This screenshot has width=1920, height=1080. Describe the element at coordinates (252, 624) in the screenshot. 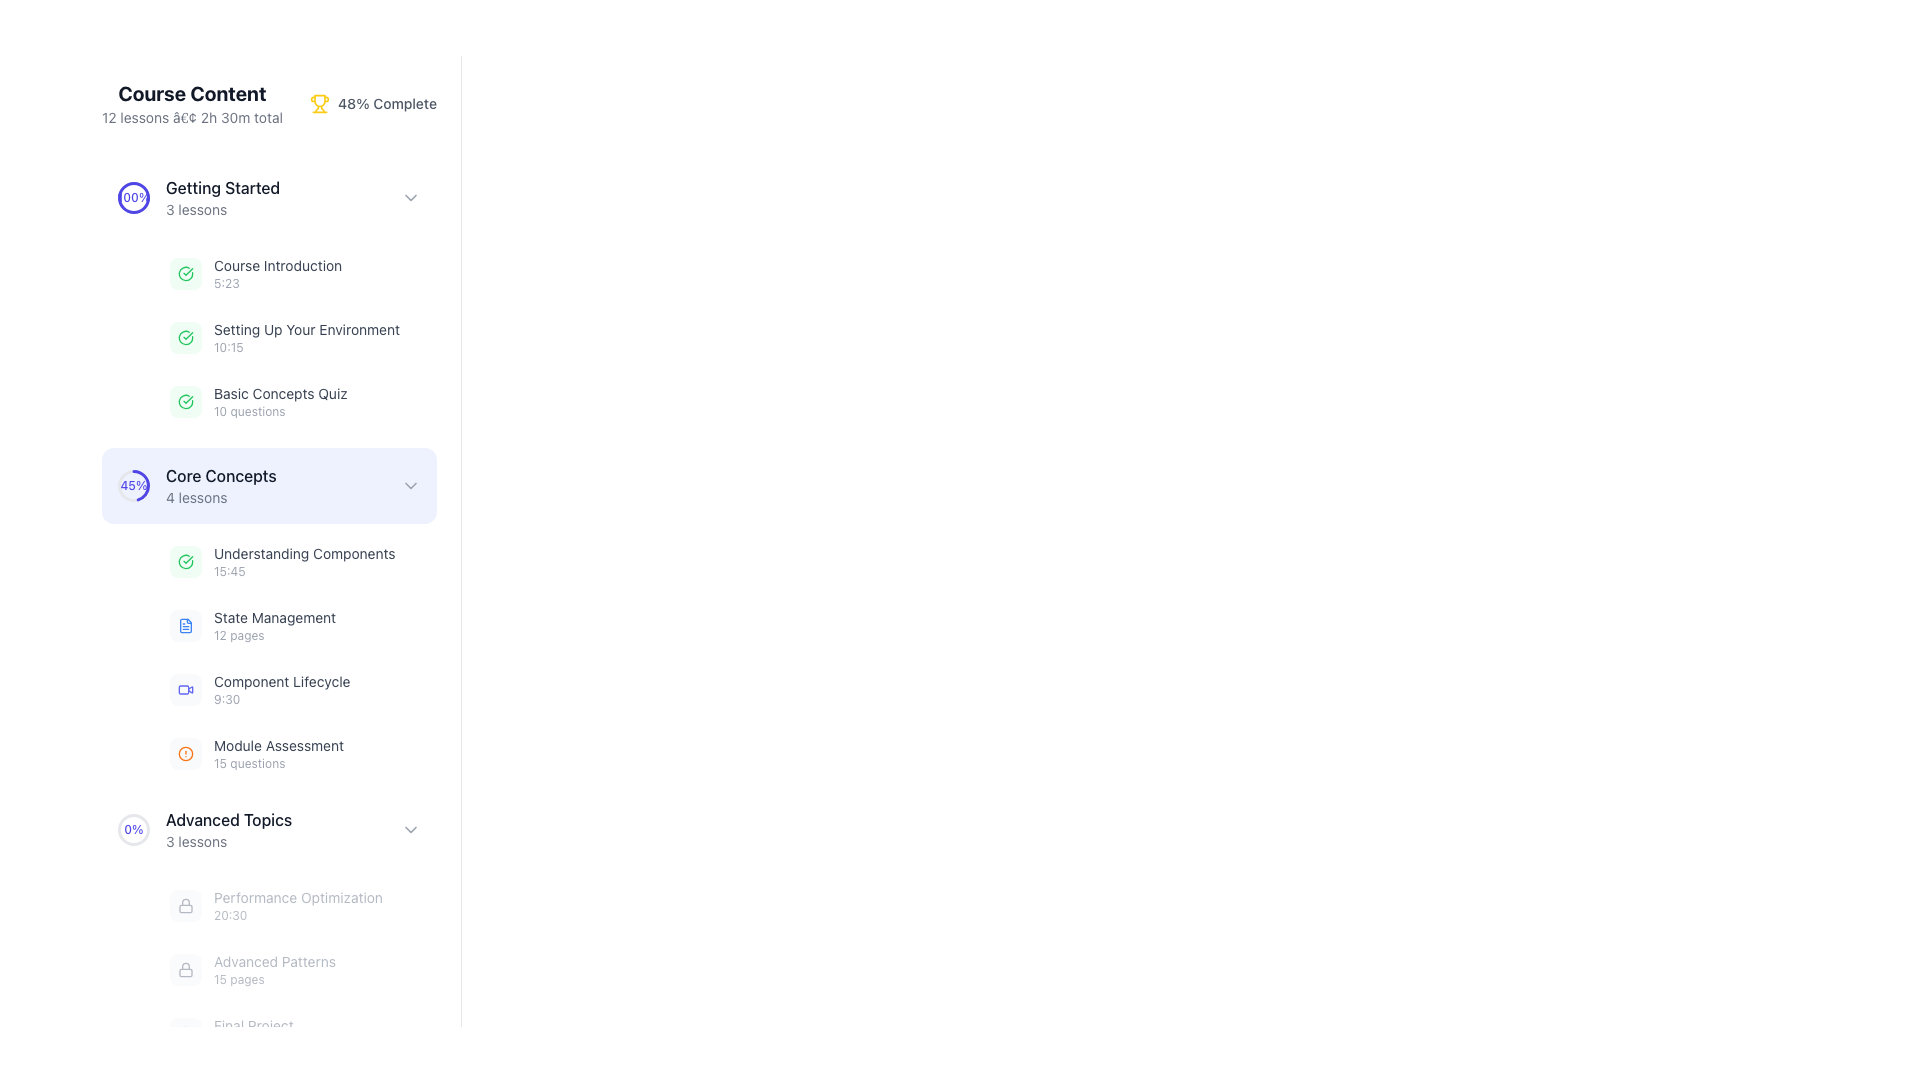

I see `the list item labeled 'State Management' which contains a blue document icon and is positioned as the second item in the 'Core Concepts' section` at that location.